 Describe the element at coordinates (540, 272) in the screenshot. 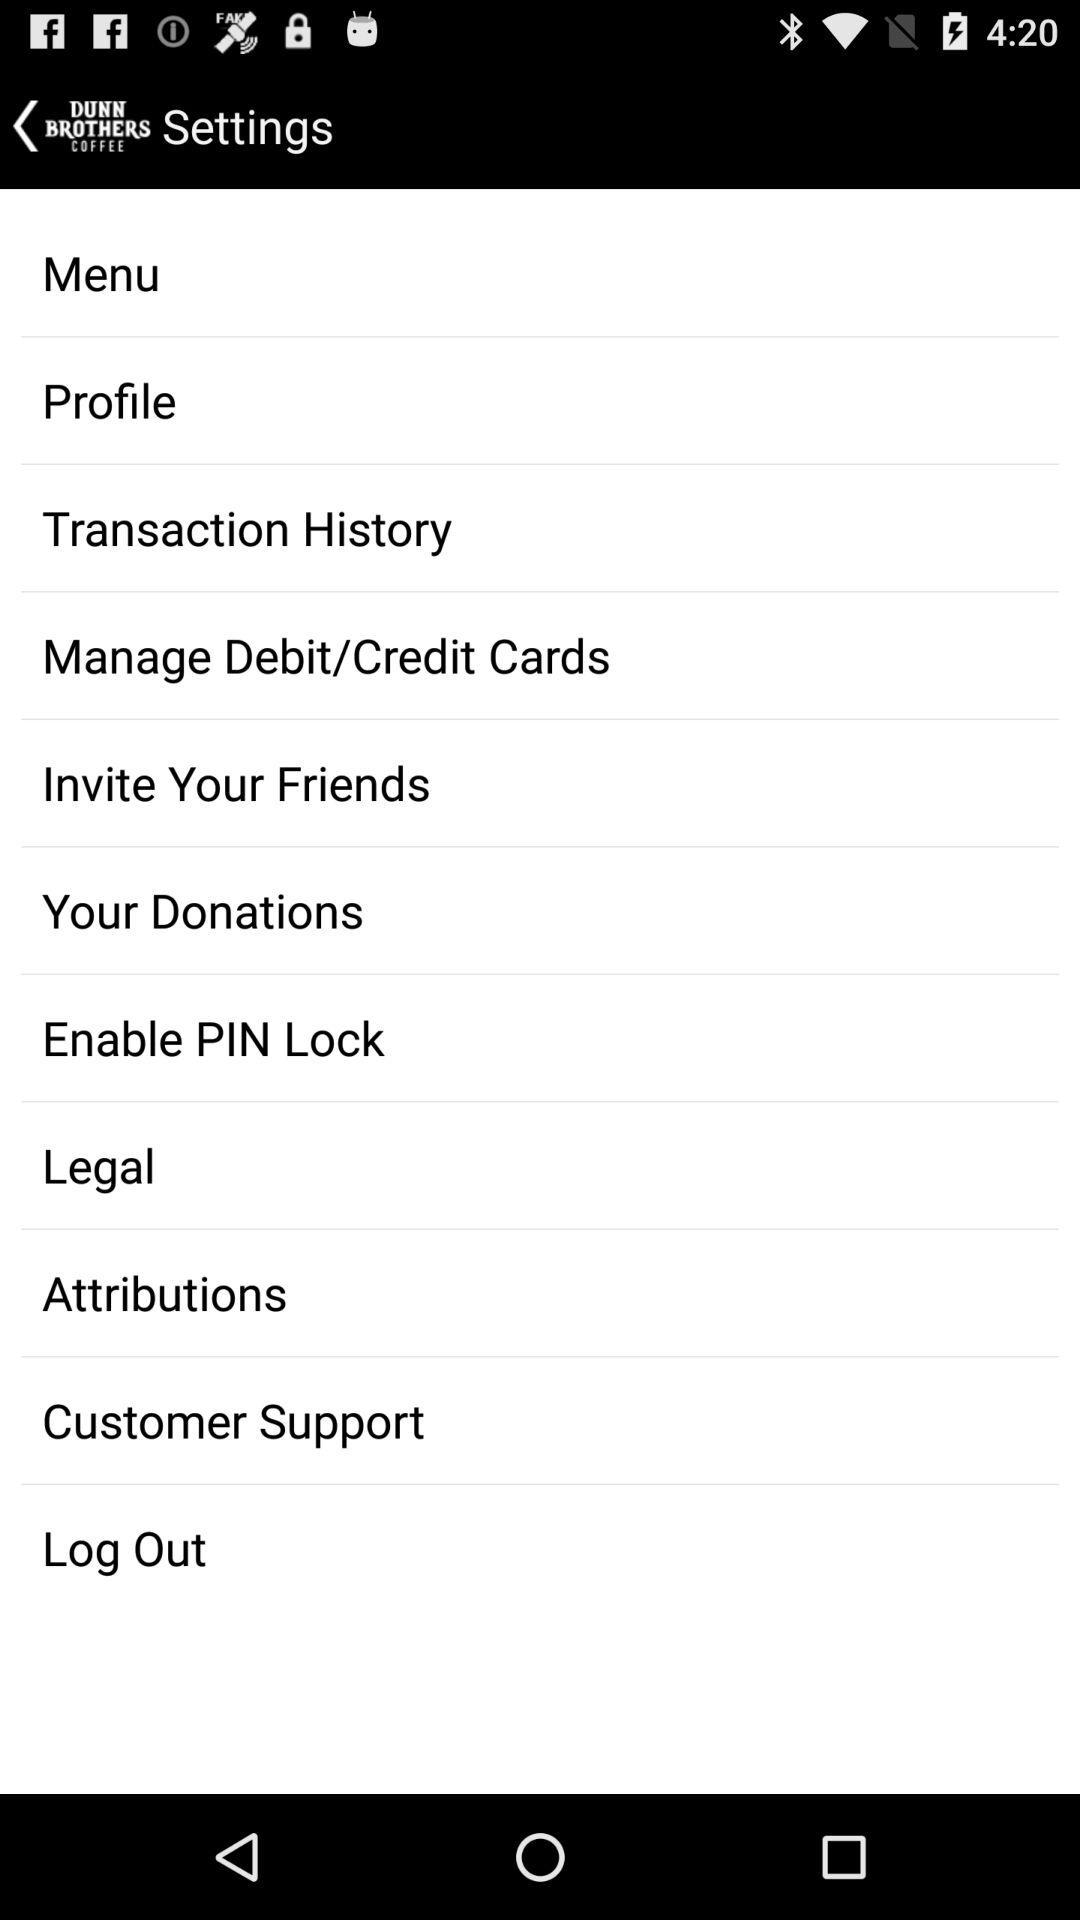

I see `the menu icon` at that location.